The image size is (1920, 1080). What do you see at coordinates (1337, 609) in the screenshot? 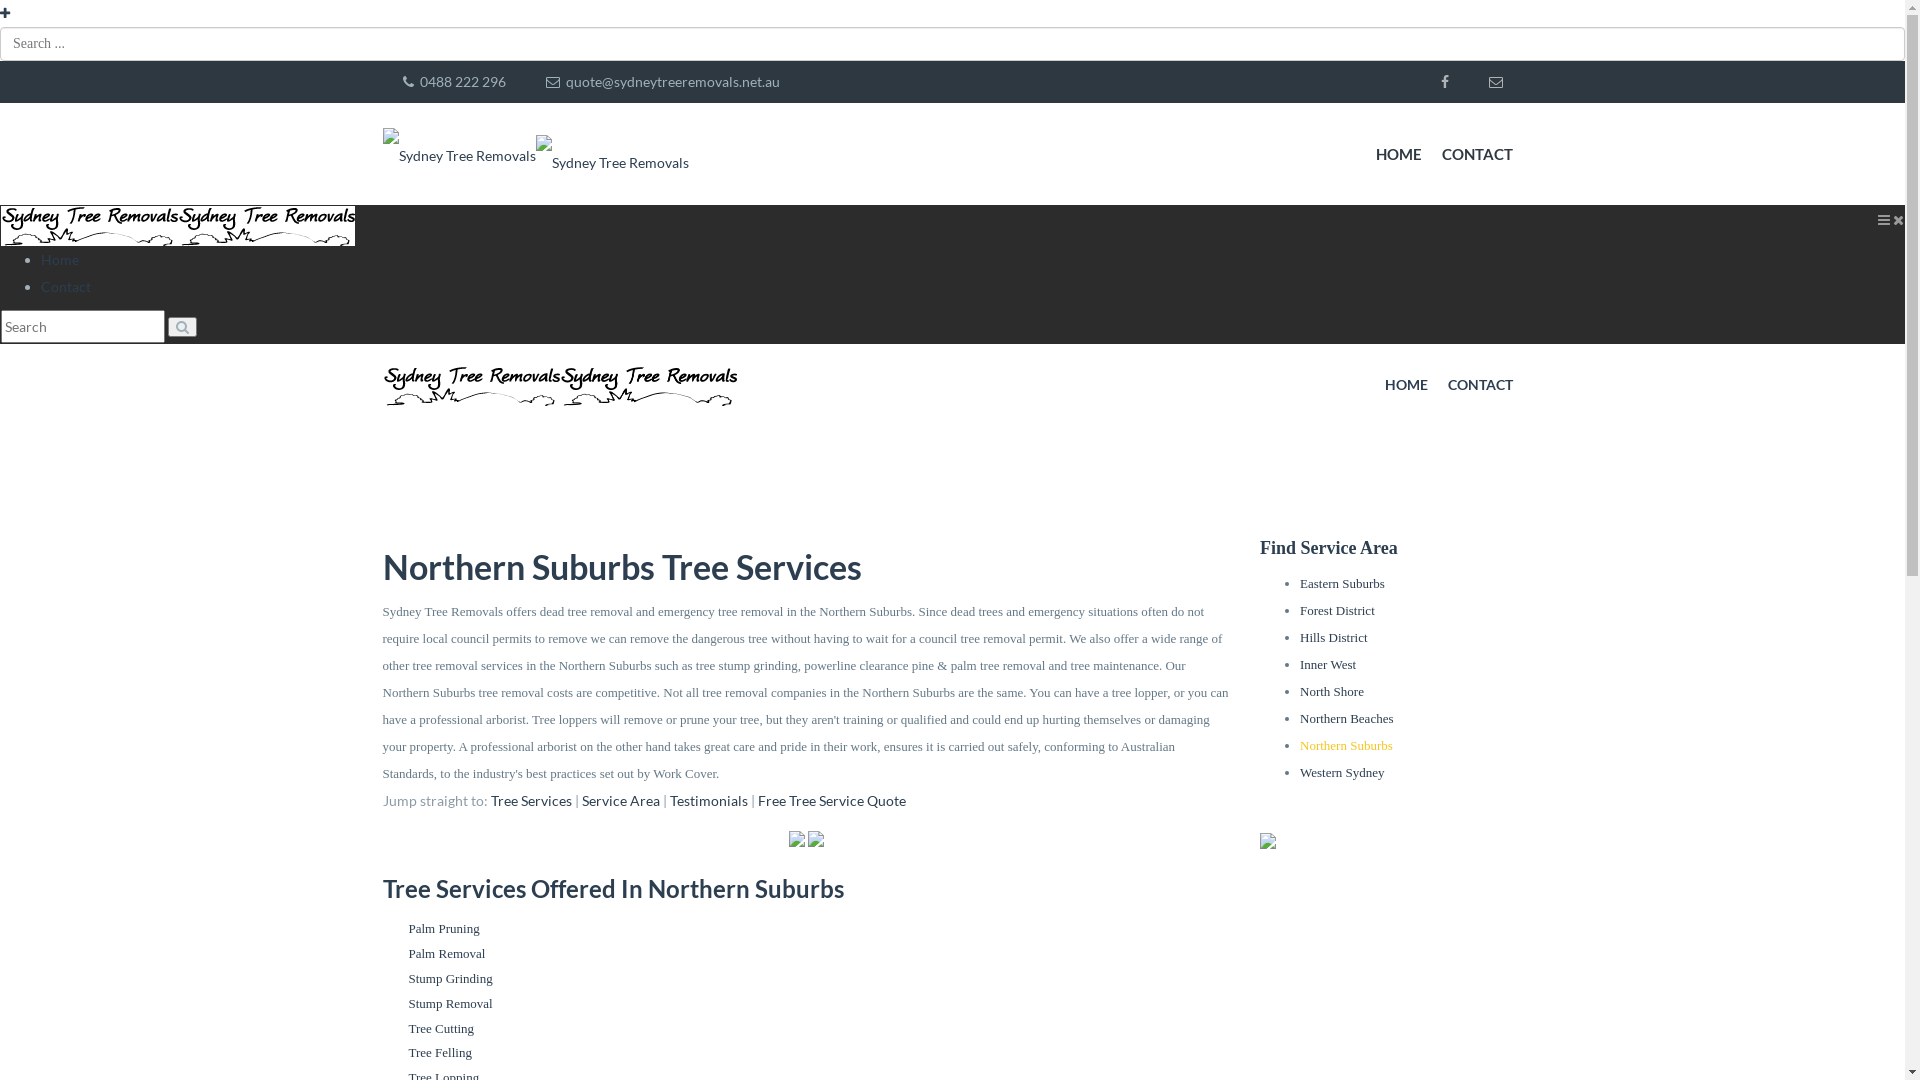
I see `'Forest District'` at bounding box center [1337, 609].